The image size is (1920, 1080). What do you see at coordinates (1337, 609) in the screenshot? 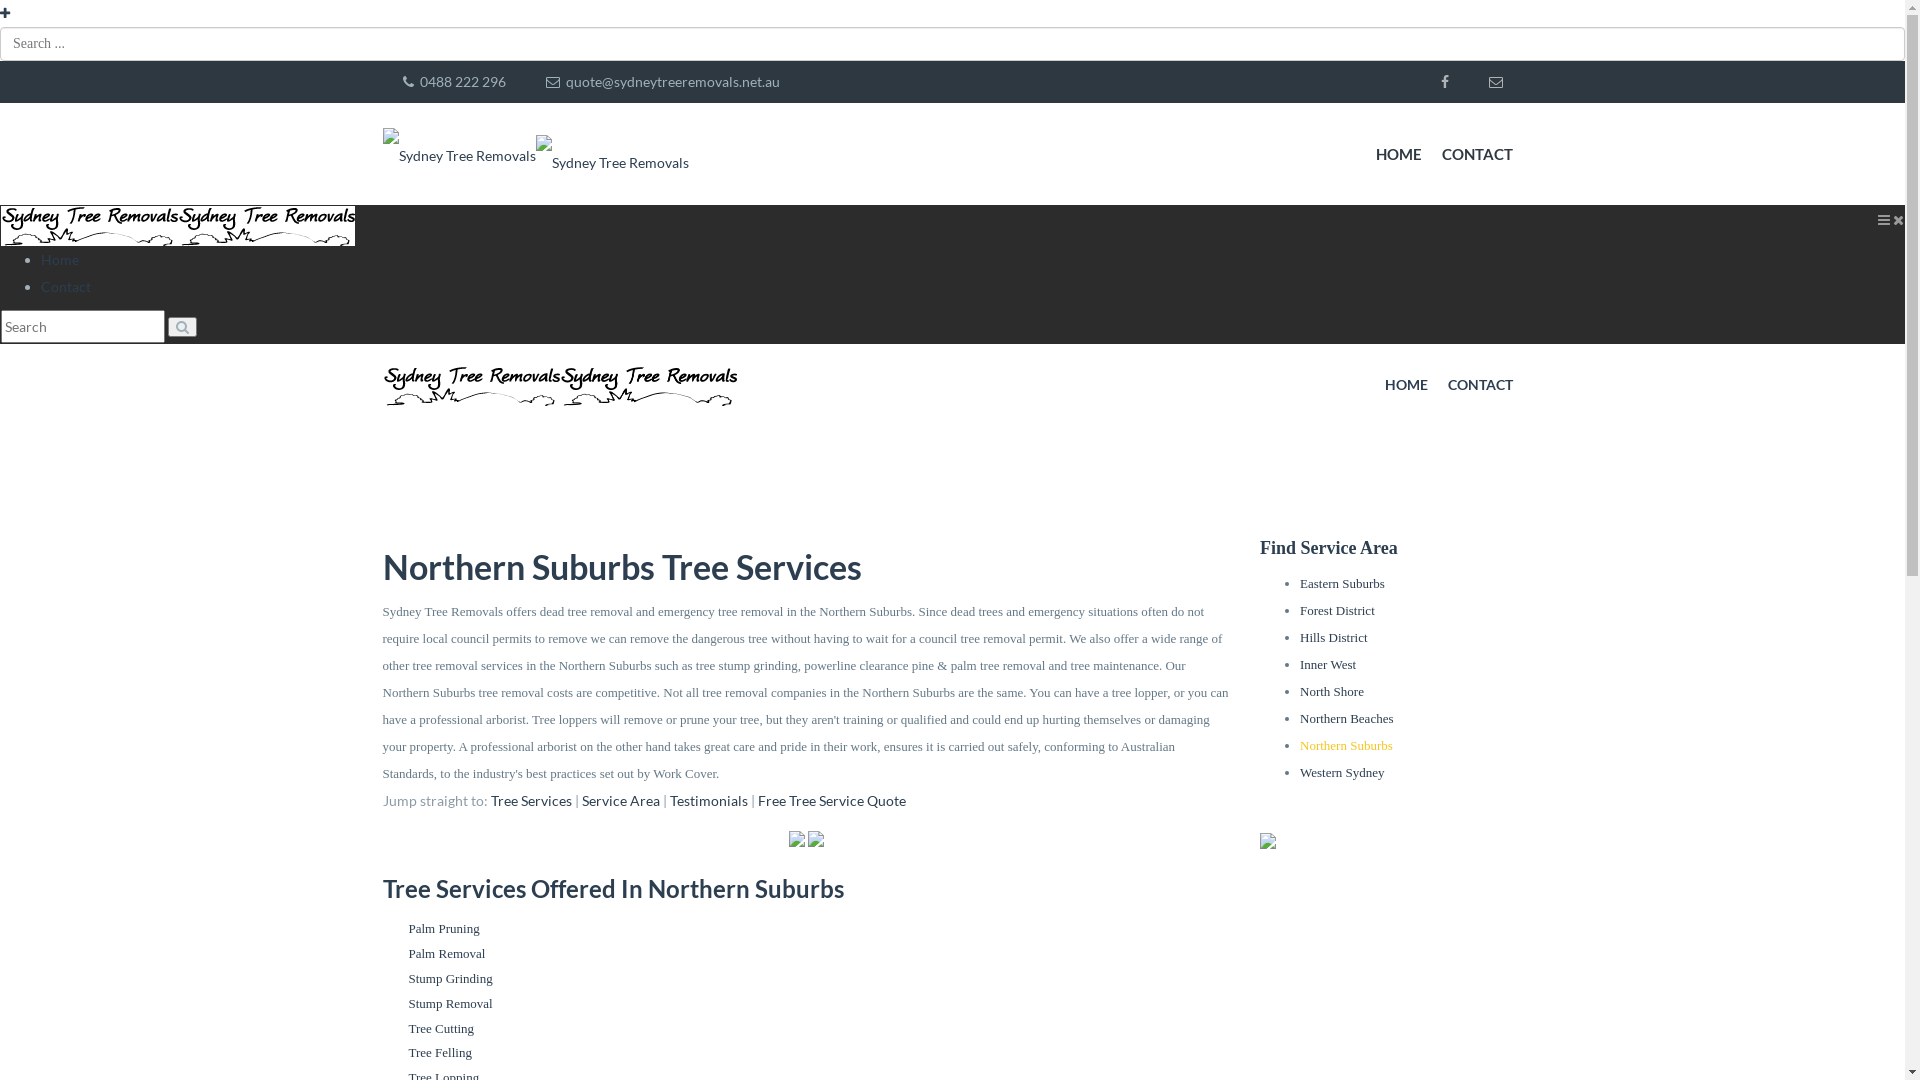
I see `'Forest District'` at bounding box center [1337, 609].